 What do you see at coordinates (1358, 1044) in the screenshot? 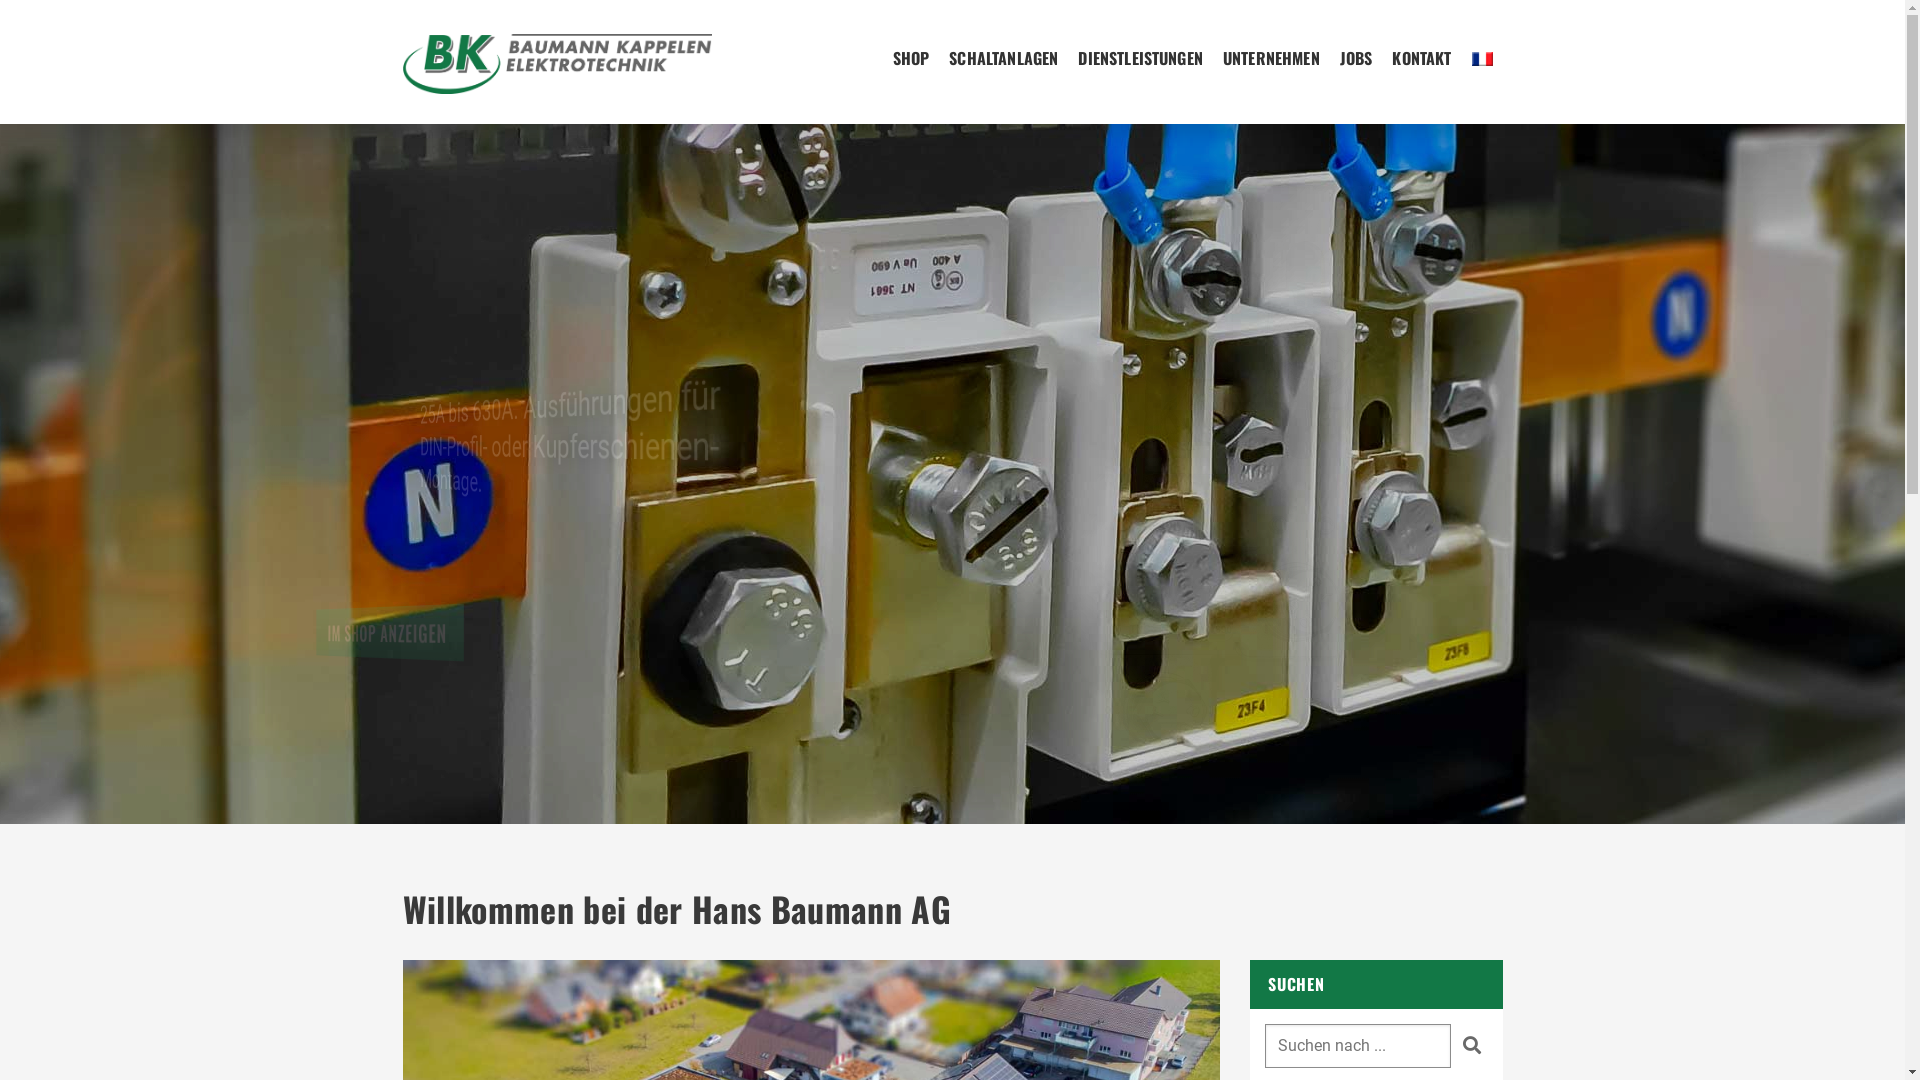
I see `'Suchbegriff'` at bounding box center [1358, 1044].